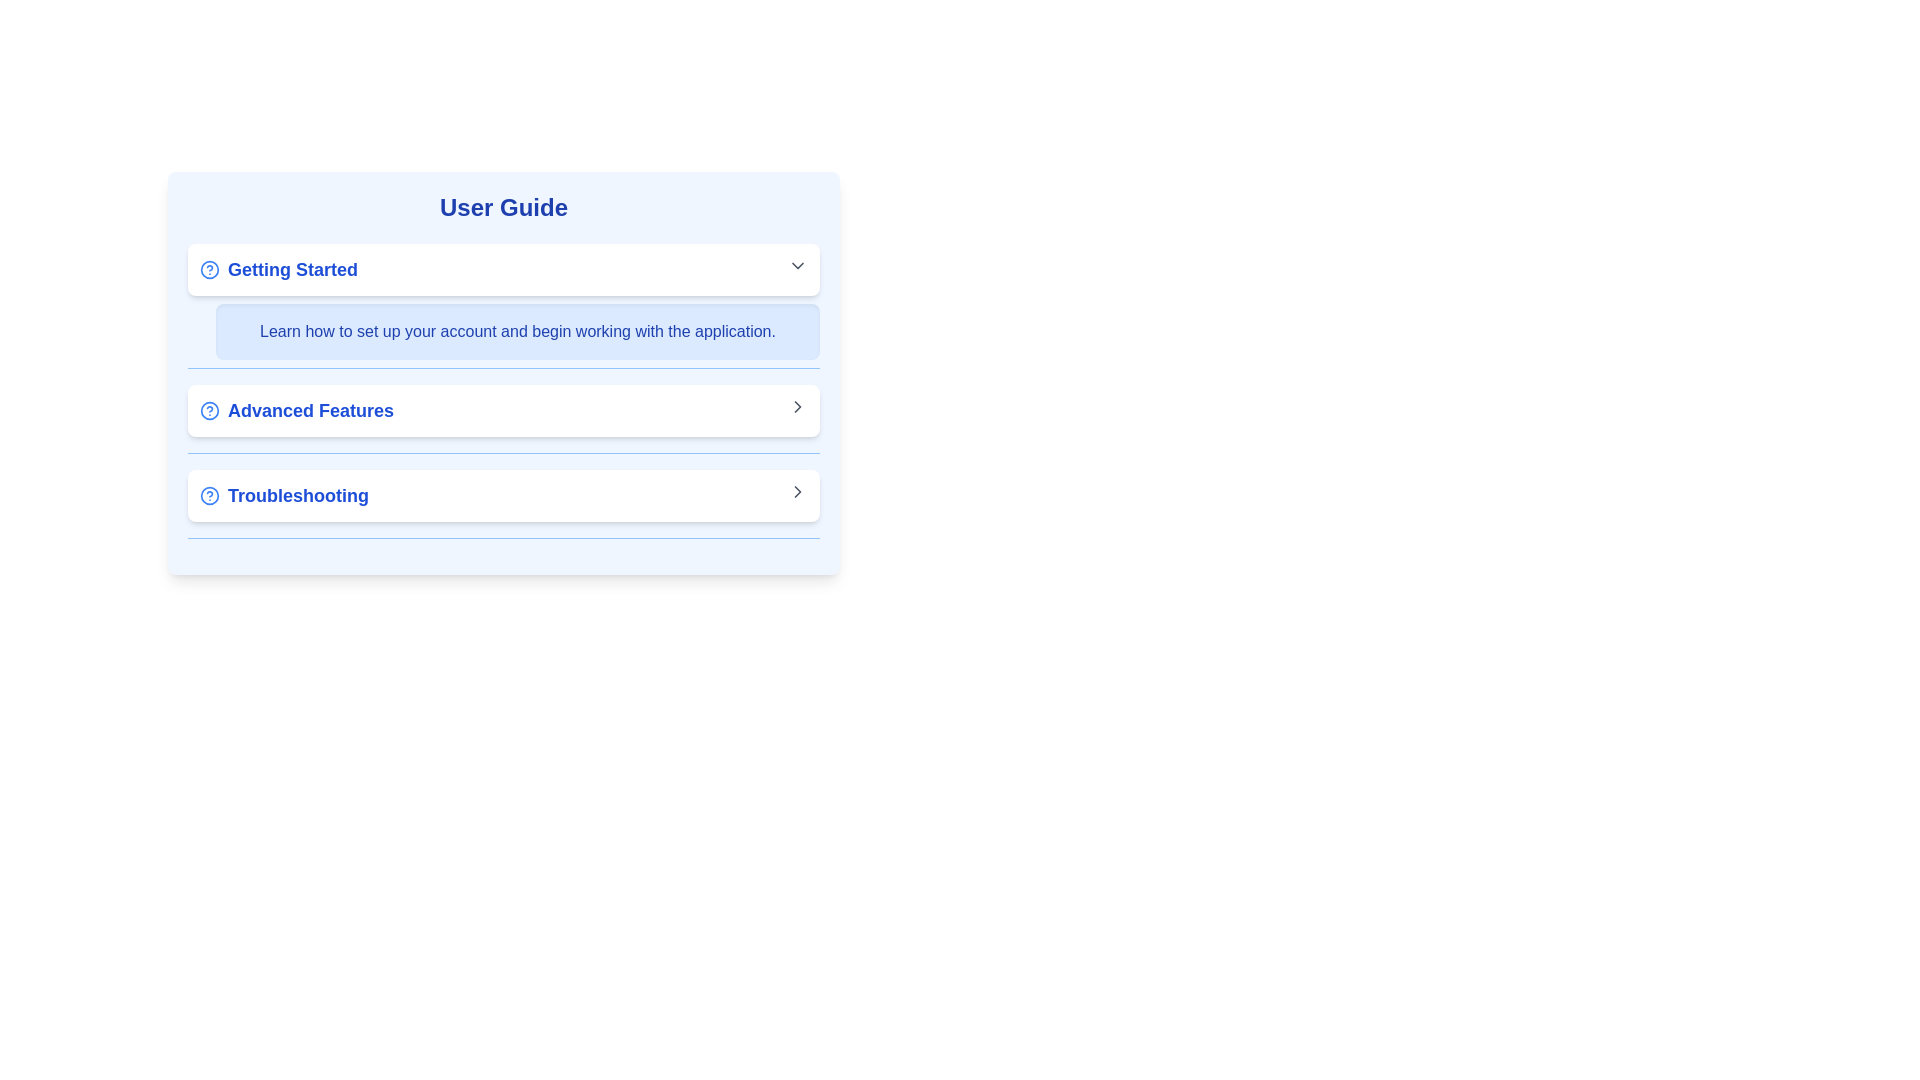 Image resolution: width=1920 pixels, height=1080 pixels. Describe the element at coordinates (796, 492) in the screenshot. I see `the Chevron Right icon located at the far right of the 'Troubleshooting' section` at that location.